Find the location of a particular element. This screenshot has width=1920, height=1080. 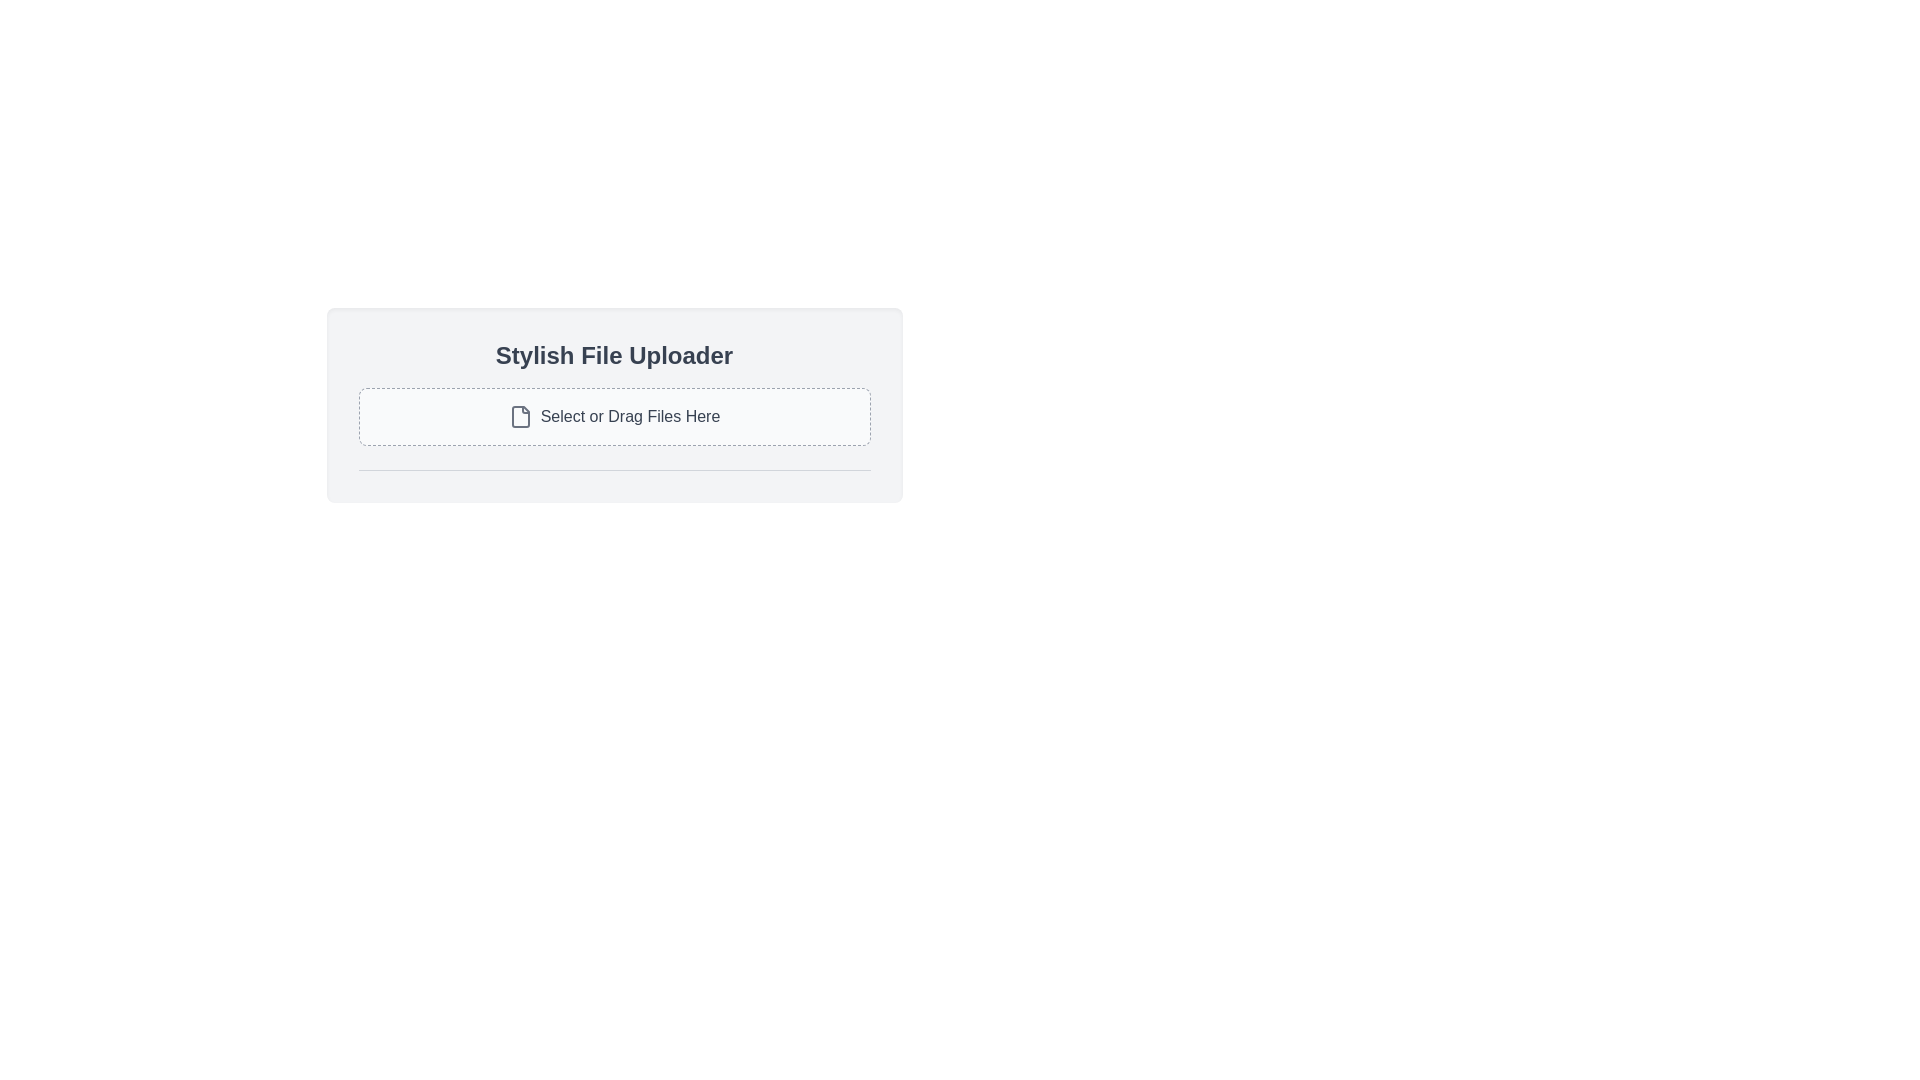

the text label displaying 'Select or Drag Files Here', which is part of the file uploader component located next to the file icon is located at coordinates (629, 415).